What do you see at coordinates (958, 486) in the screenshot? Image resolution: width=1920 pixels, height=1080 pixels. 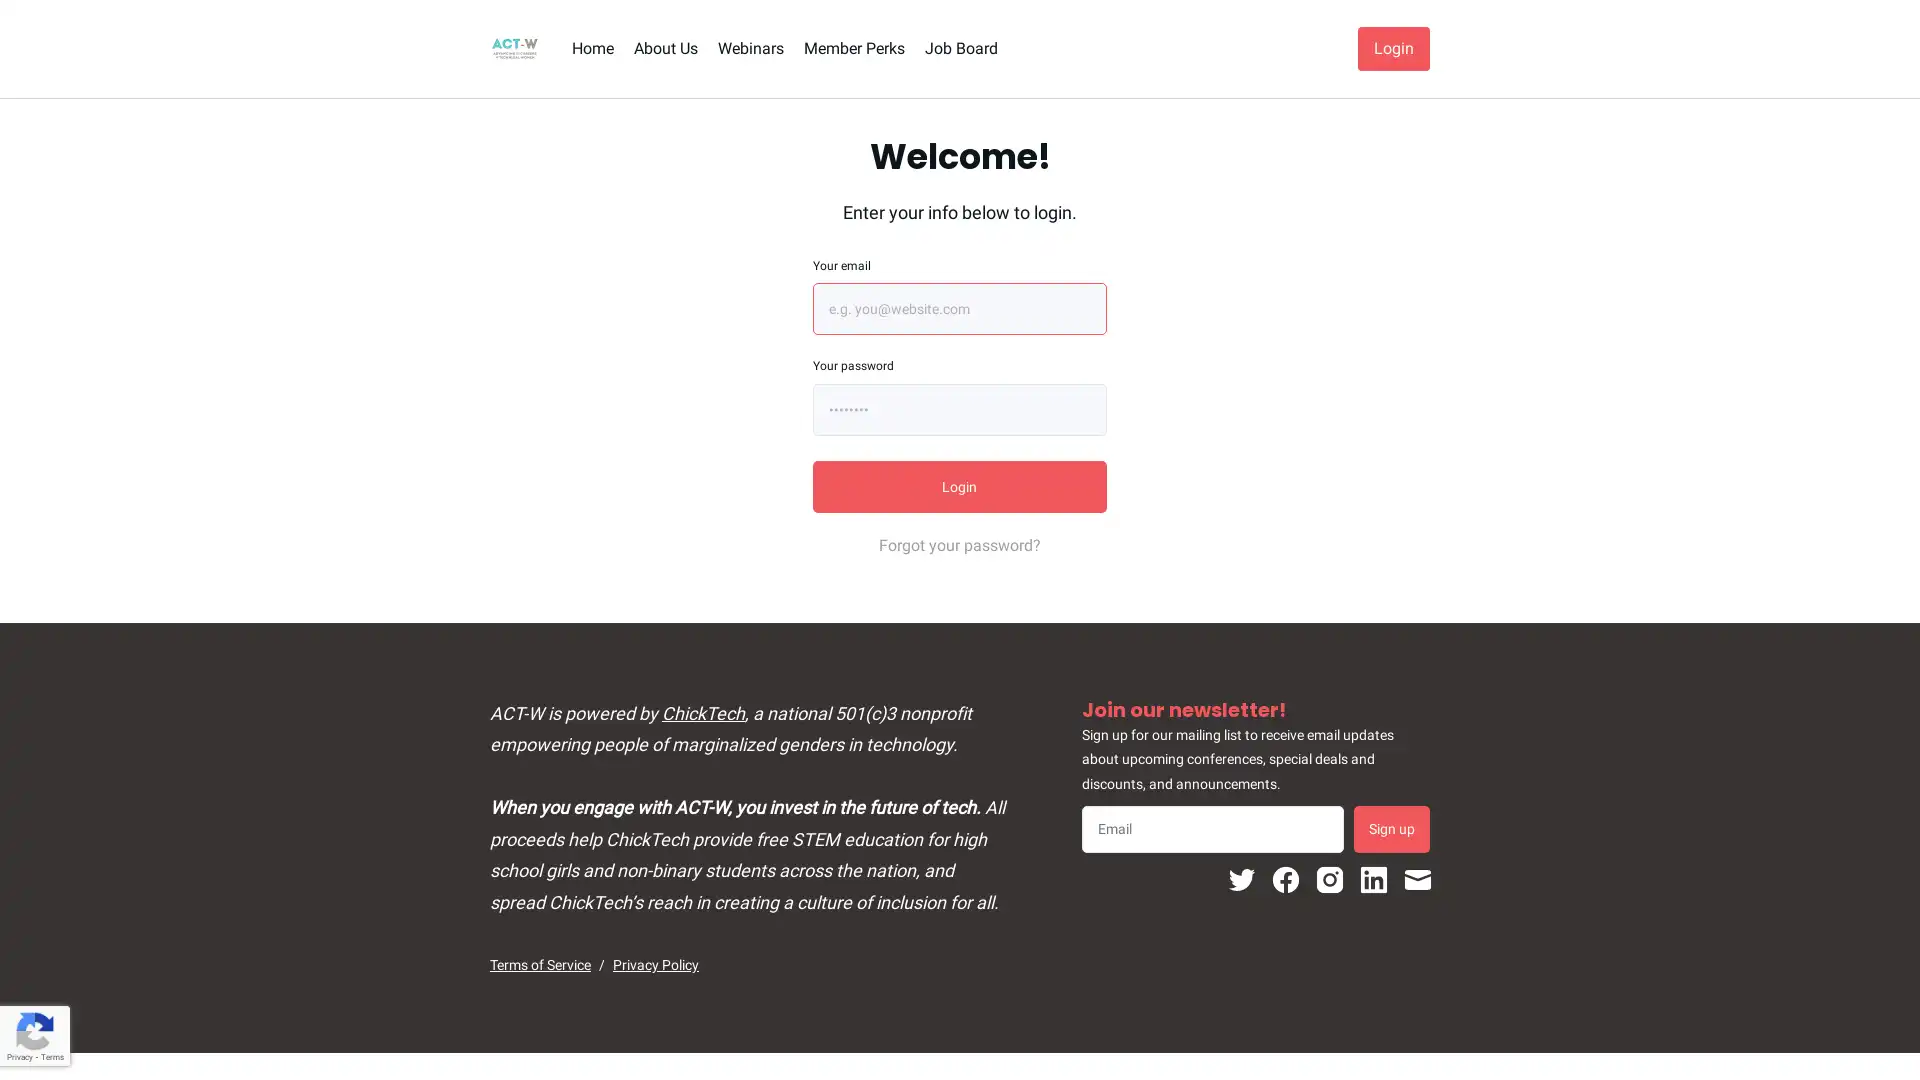 I see `Login` at bounding box center [958, 486].